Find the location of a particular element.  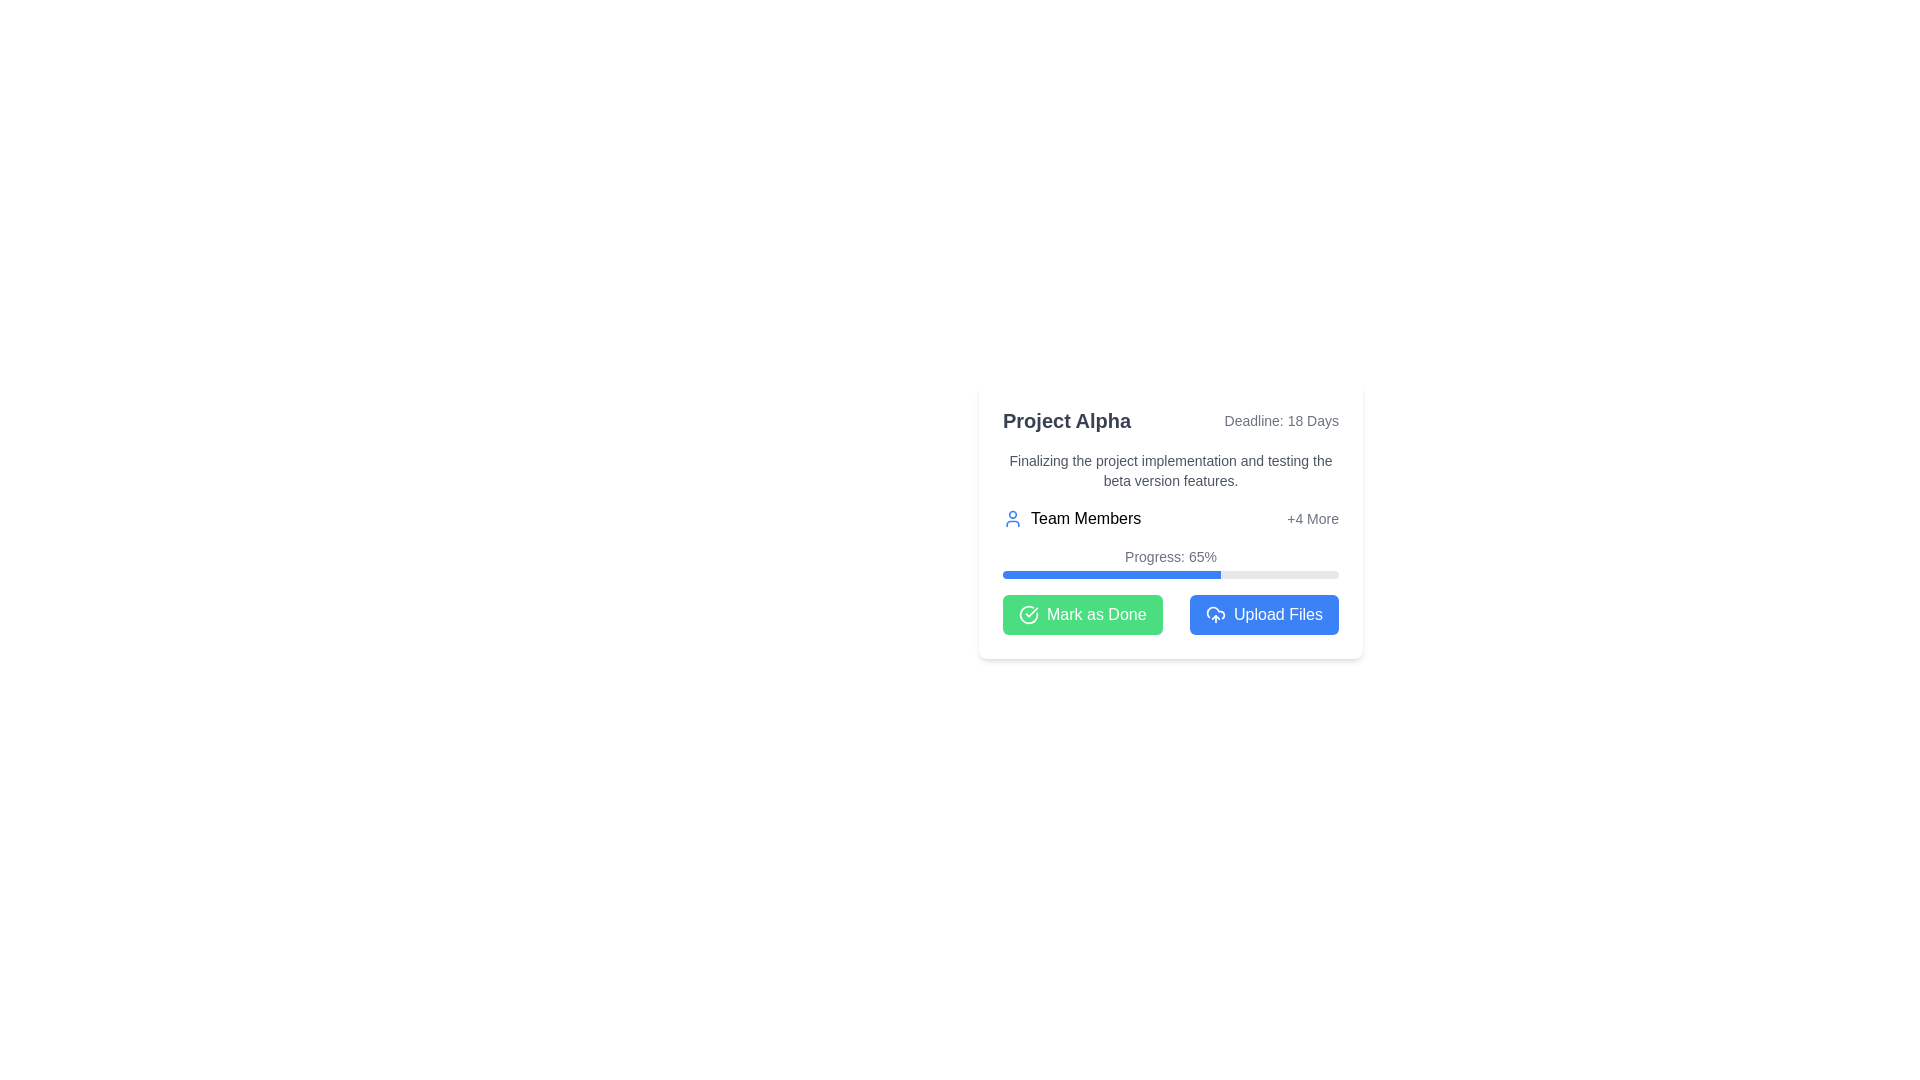

the file upload button located at the bottom-right corner of the card, next to the 'Mark as Done' button is located at coordinates (1263, 613).